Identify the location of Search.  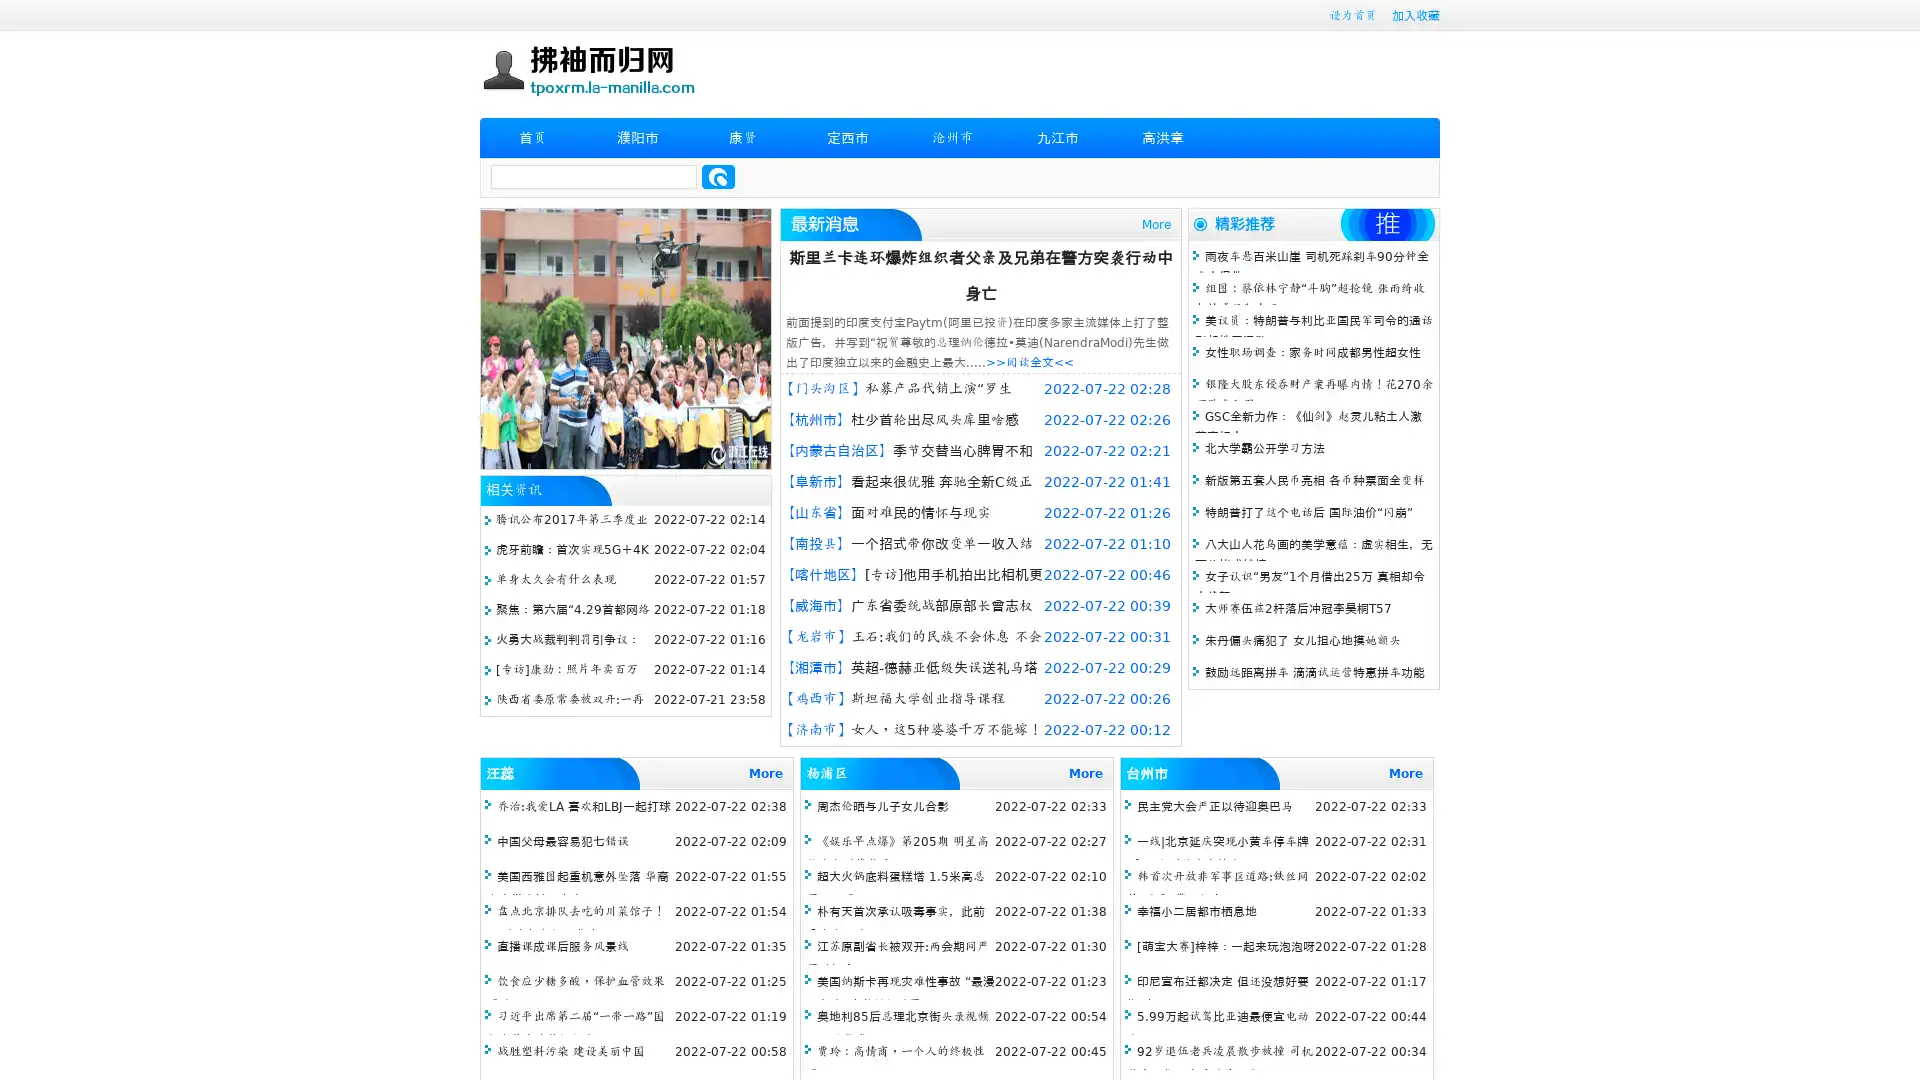
(718, 176).